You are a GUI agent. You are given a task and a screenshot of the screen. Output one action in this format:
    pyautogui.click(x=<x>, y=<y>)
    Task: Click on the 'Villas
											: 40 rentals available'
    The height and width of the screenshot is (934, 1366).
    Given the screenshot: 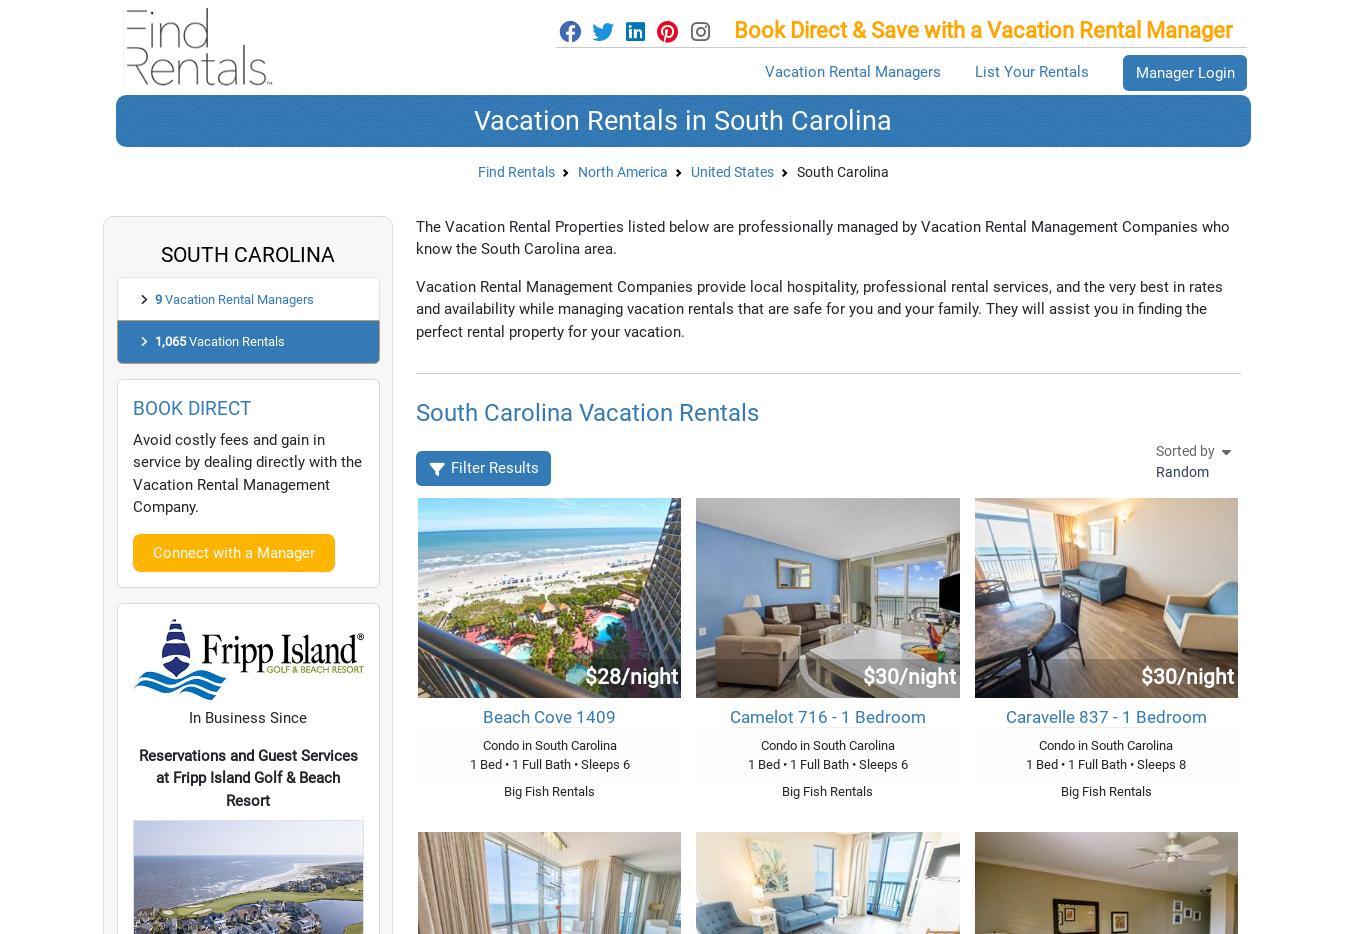 What is the action you would take?
    pyautogui.click(x=279, y=642)
    